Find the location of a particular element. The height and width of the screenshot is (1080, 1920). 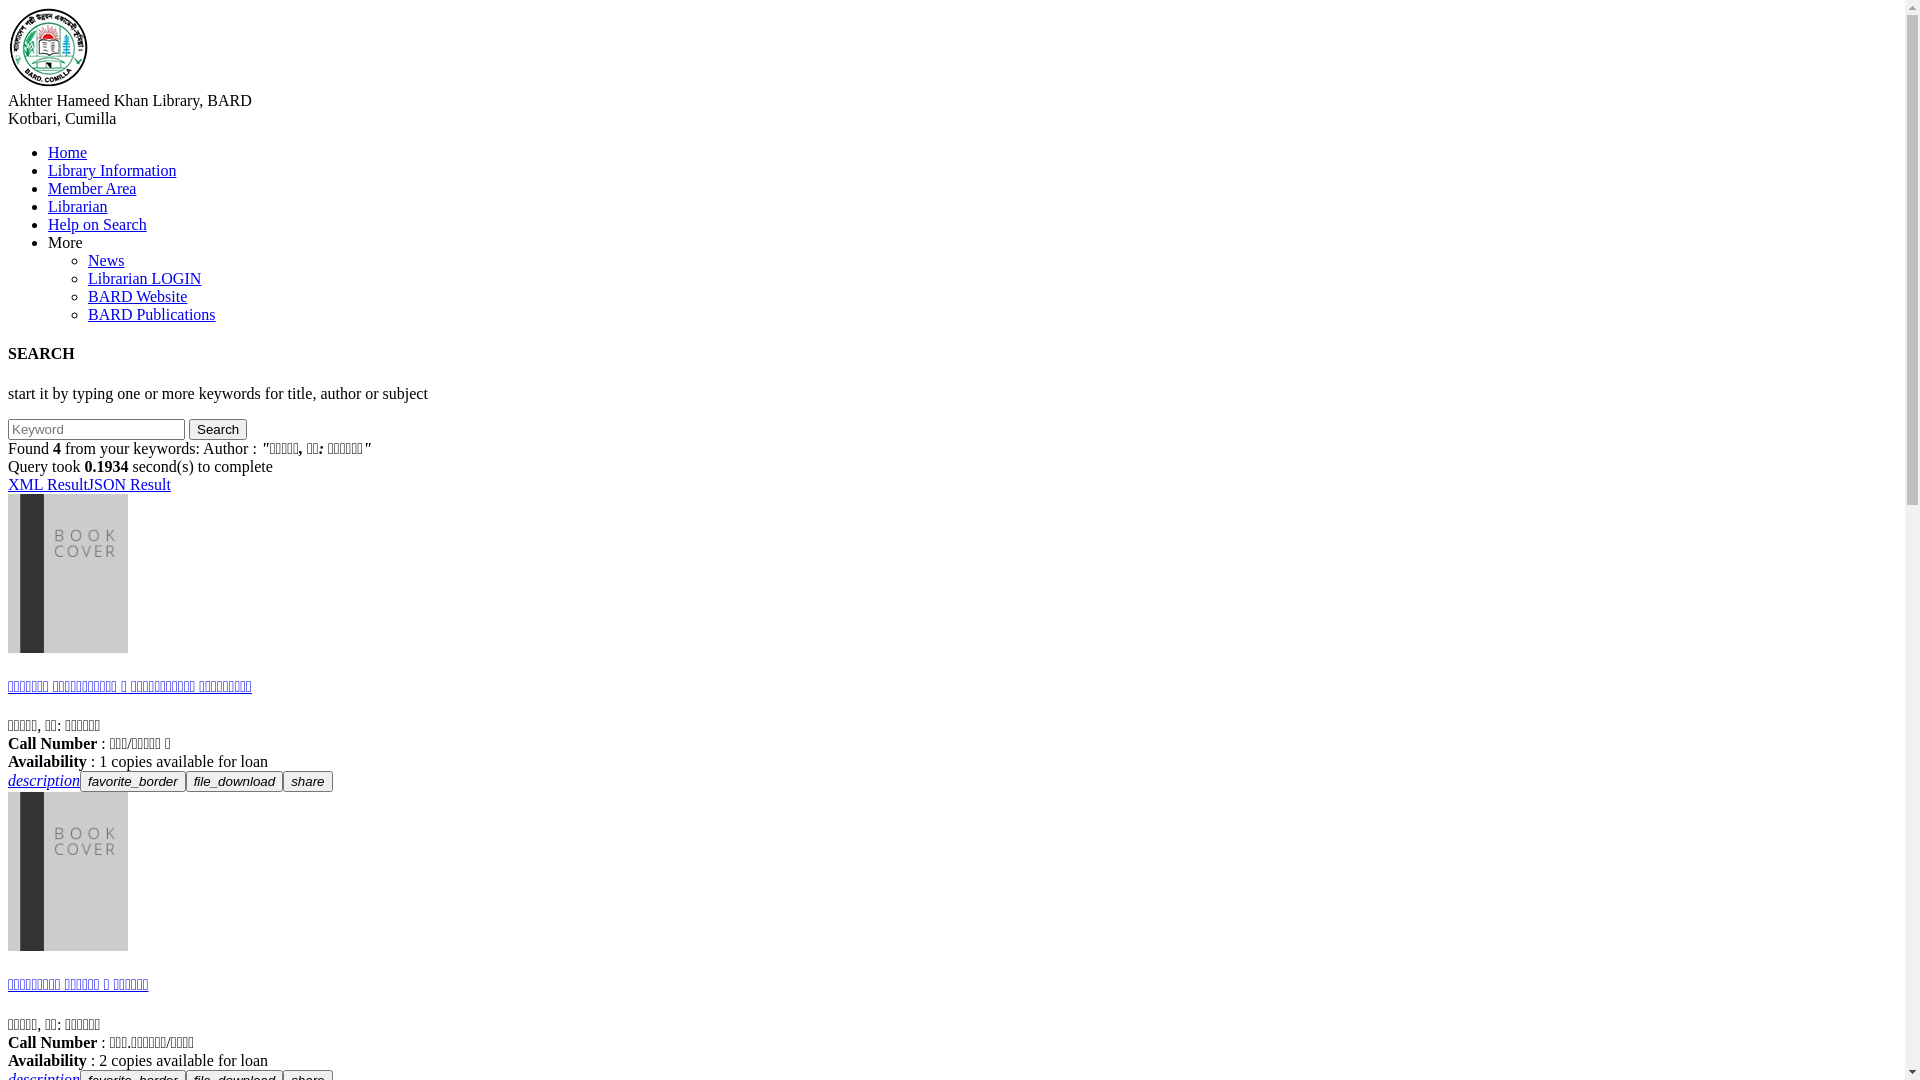

'Member Area' is located at coordinates (90, 188).